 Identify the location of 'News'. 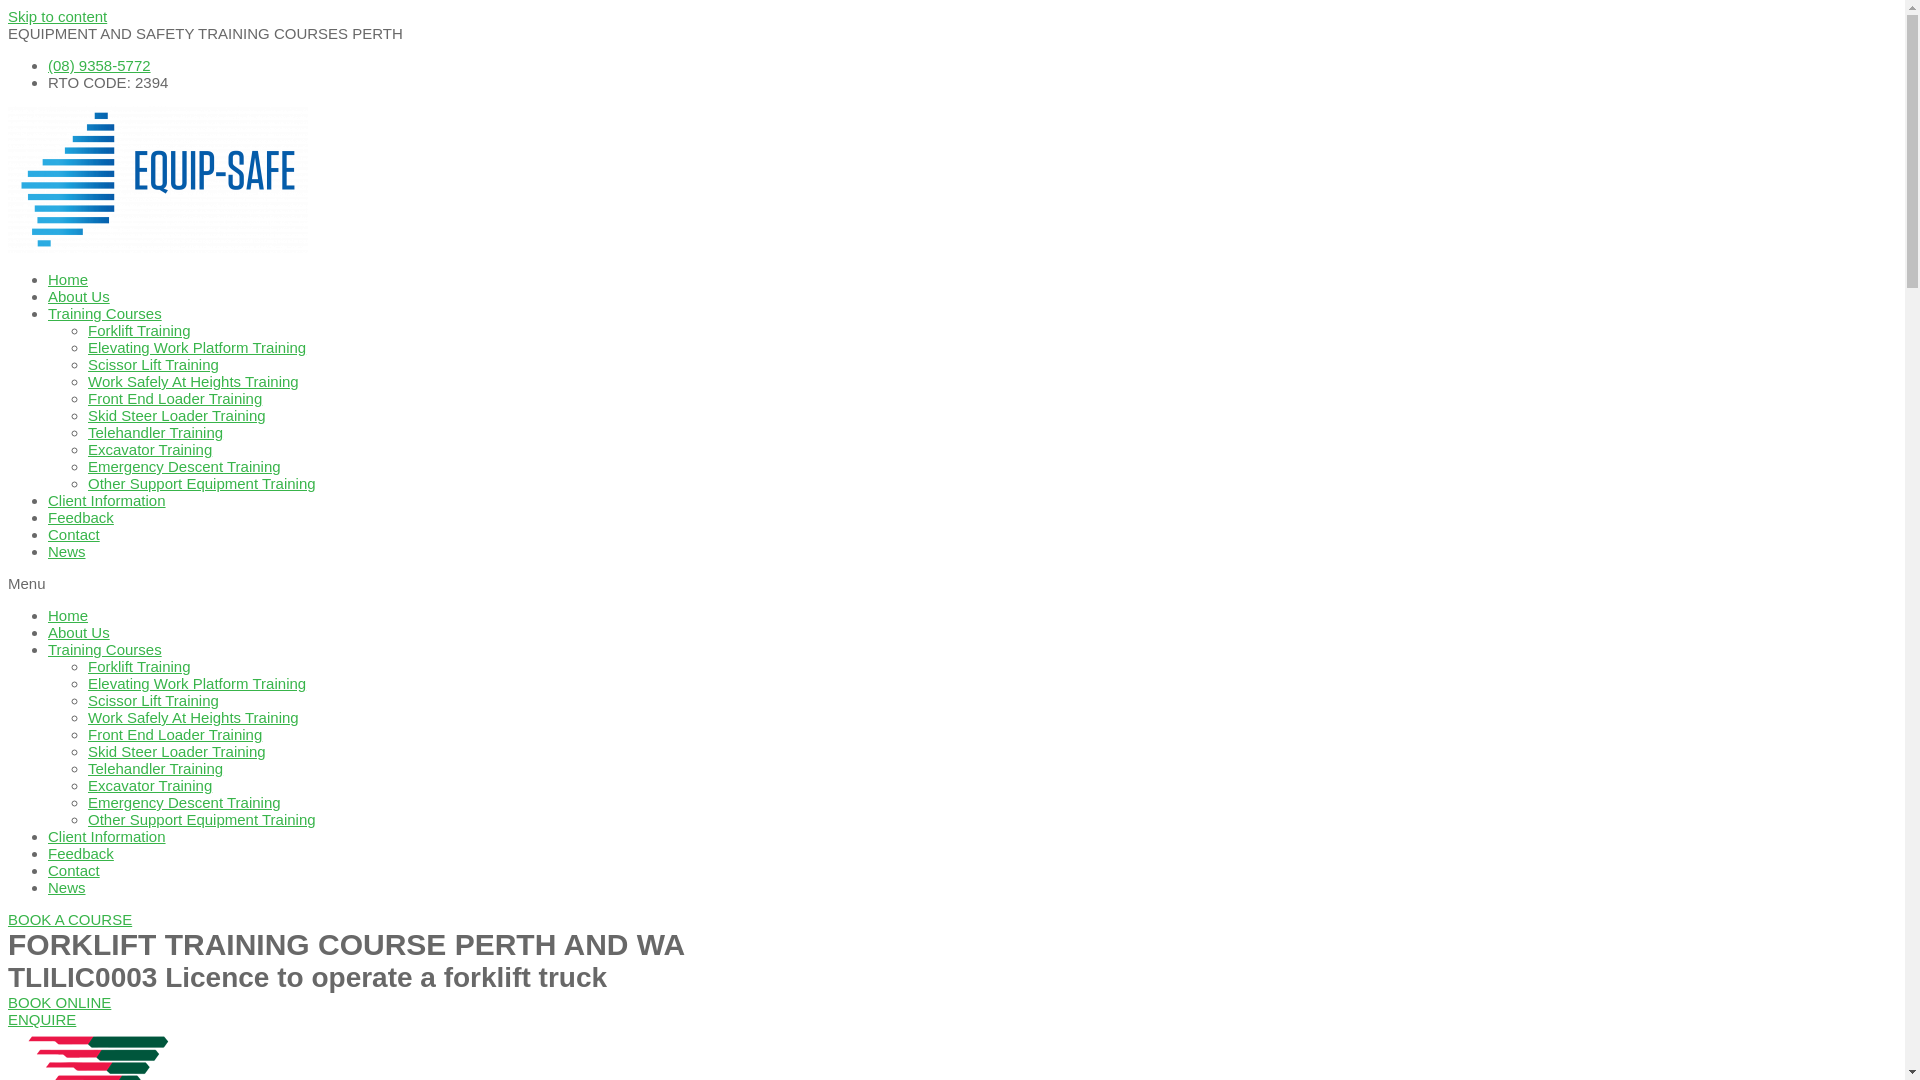
(48, 551).